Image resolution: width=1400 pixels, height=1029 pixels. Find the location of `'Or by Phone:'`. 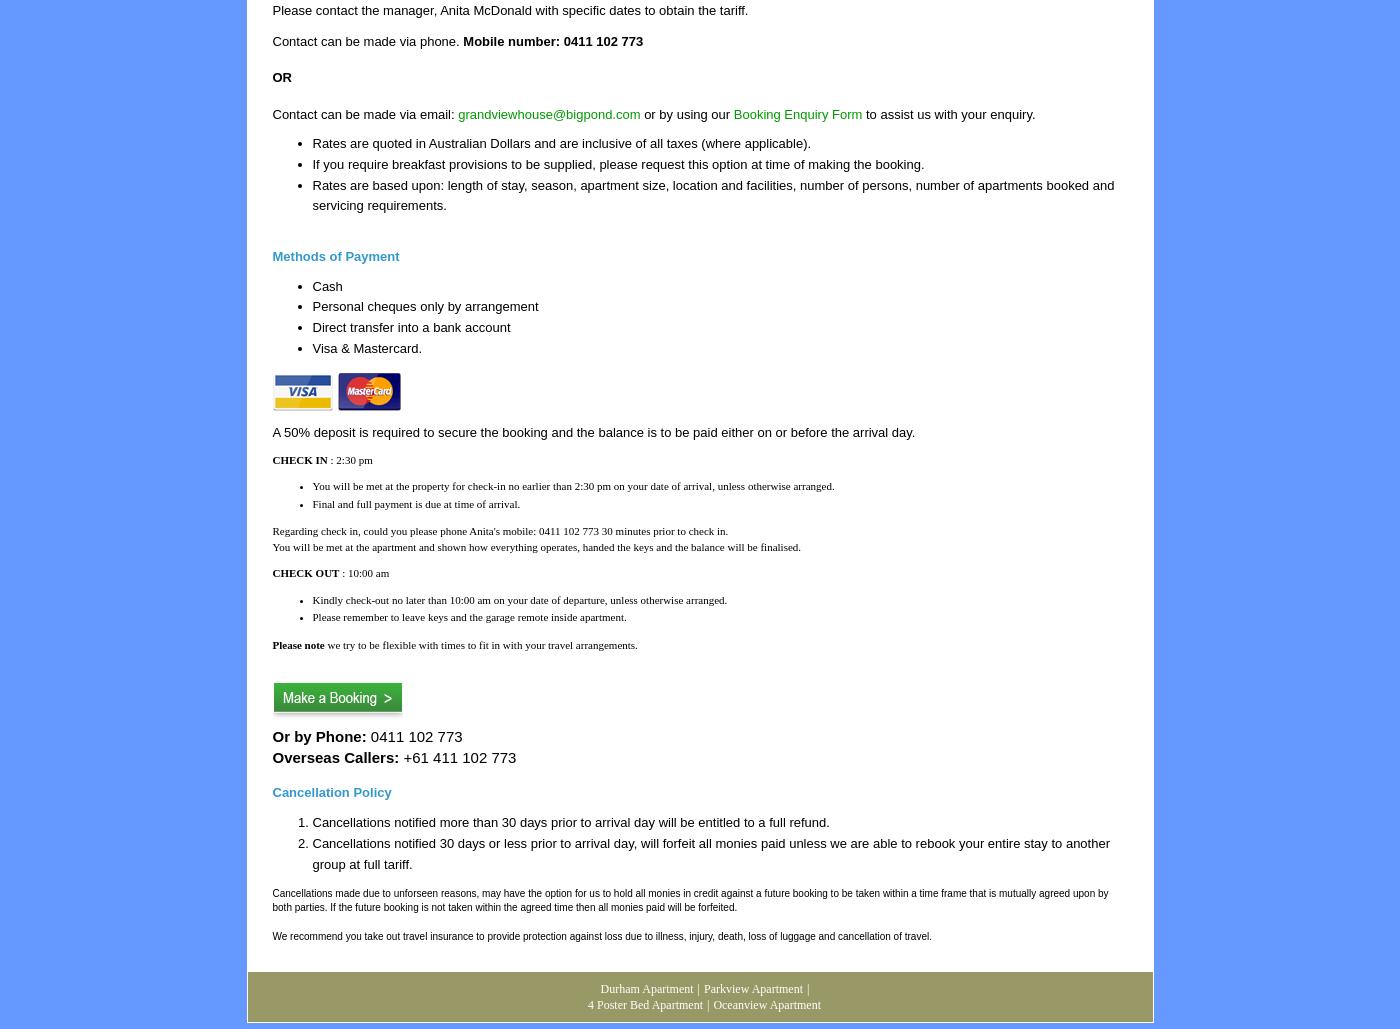

'Or by Phone:' is located at coordinates (272, 736).